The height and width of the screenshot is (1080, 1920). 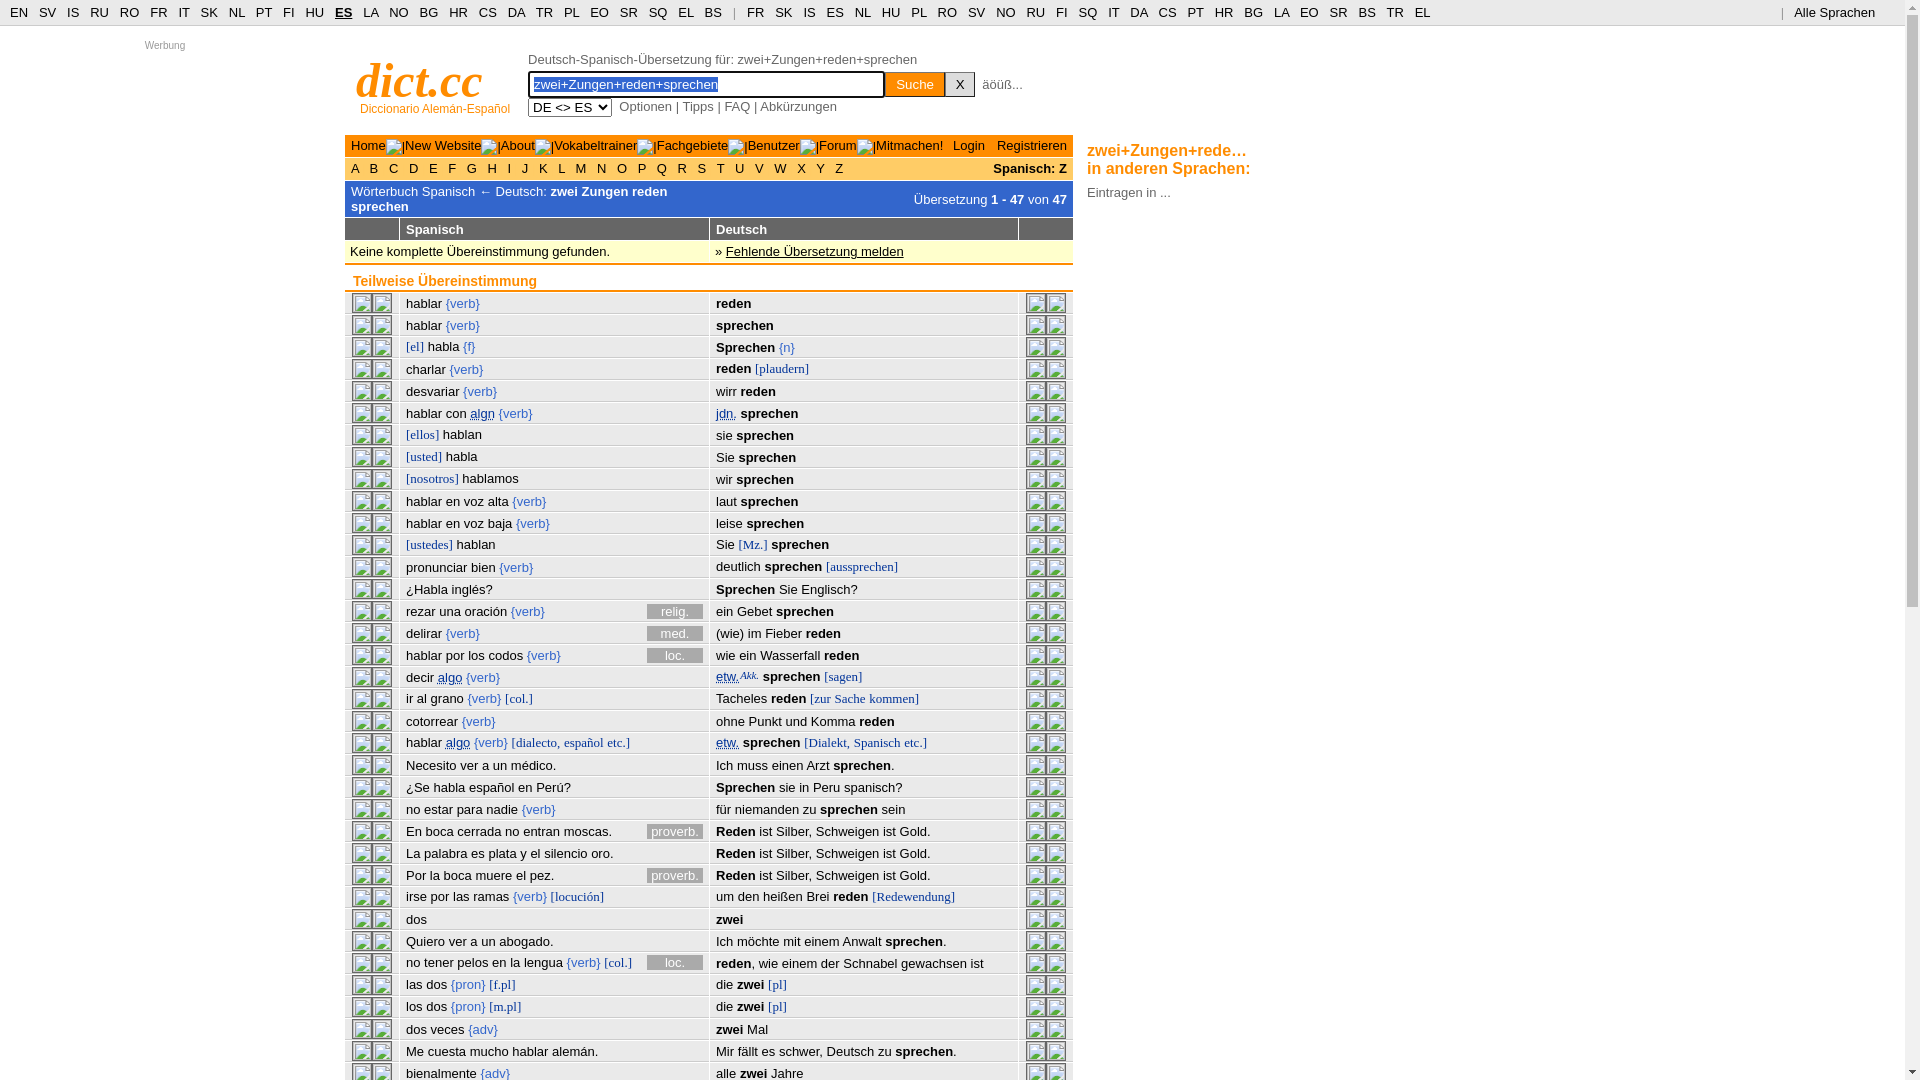 What do you see at coordinates (600, 167) in the screenshot?
I see `'N'` at bounding box center [600, 167].